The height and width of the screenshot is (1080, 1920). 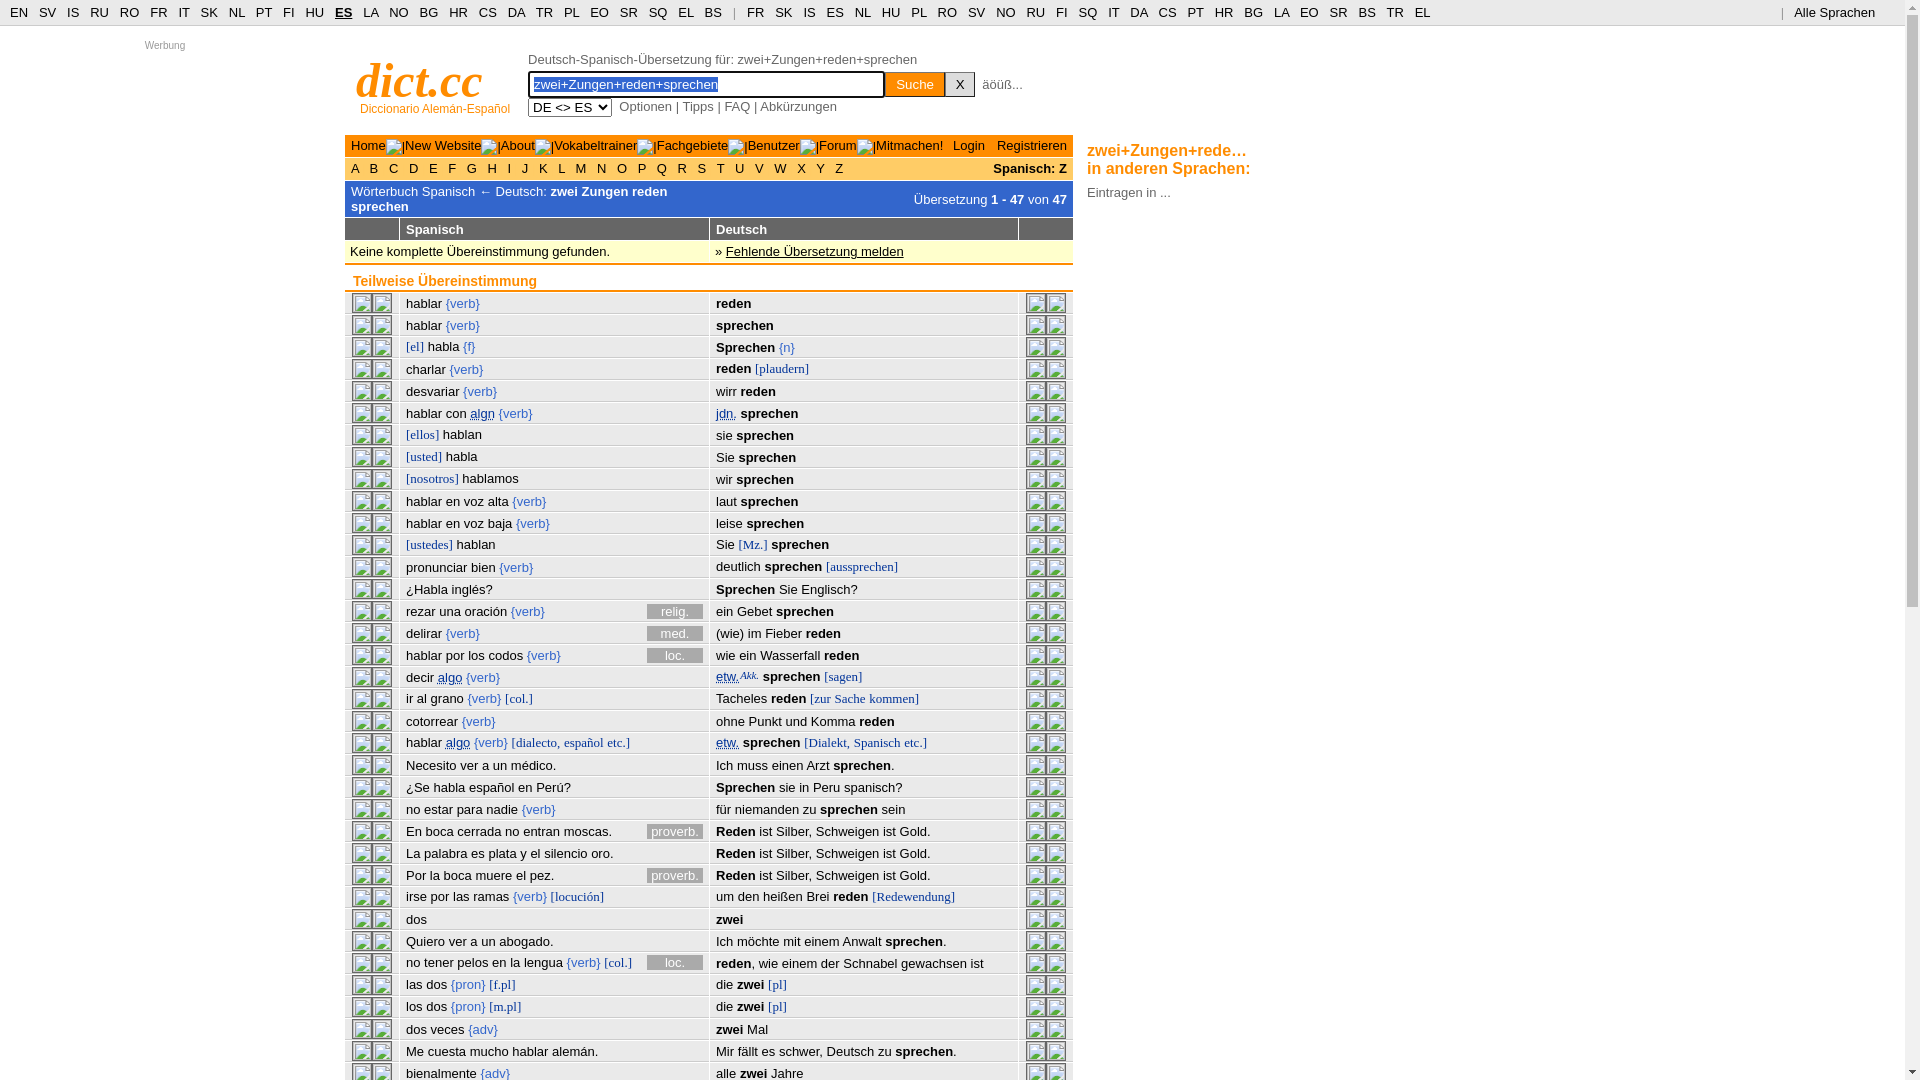 What do you see at coordinates (600, 167) in the screenshot?
I see `'N'` at bounding box center [600, 167].